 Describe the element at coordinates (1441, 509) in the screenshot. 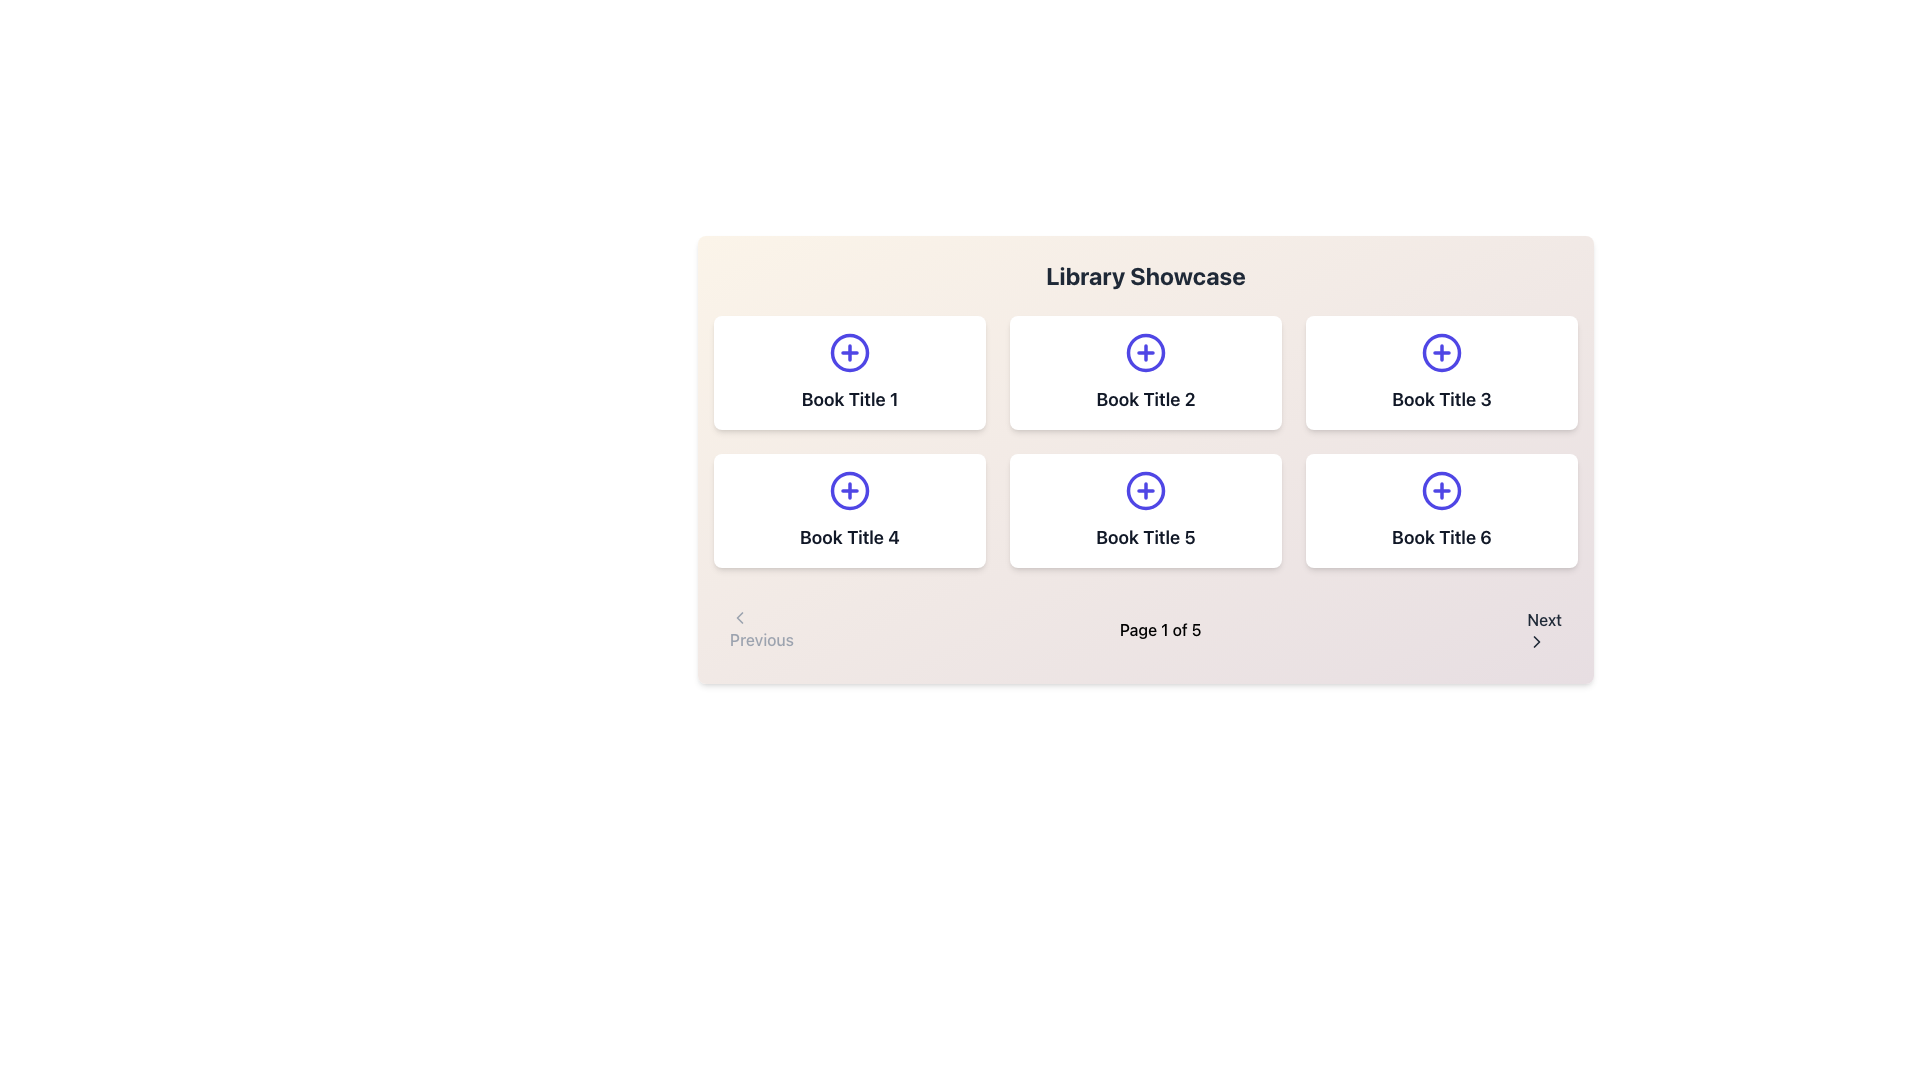

I see `the static card representing 'Book Title 6' located at the bottom-right of a 2-row grid layout` at that location.